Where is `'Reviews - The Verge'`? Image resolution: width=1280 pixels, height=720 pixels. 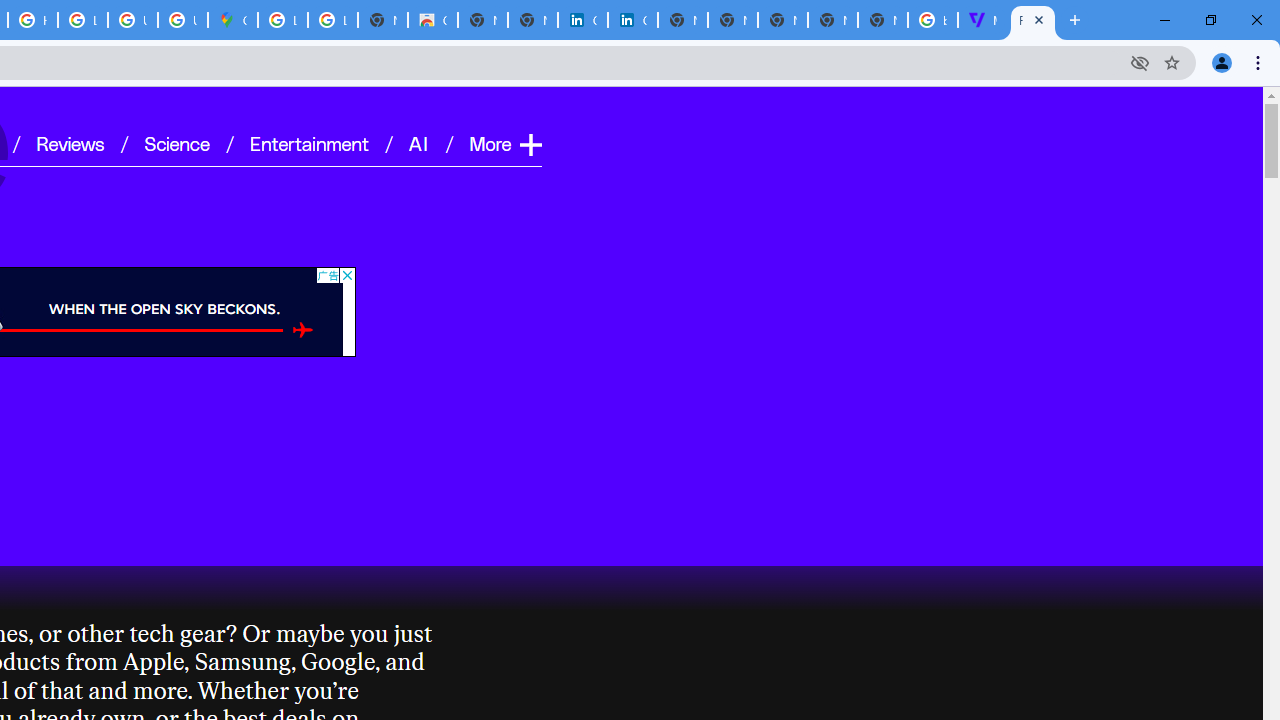 'Reviews - The Verge' is located at coordinates (1032, 20).